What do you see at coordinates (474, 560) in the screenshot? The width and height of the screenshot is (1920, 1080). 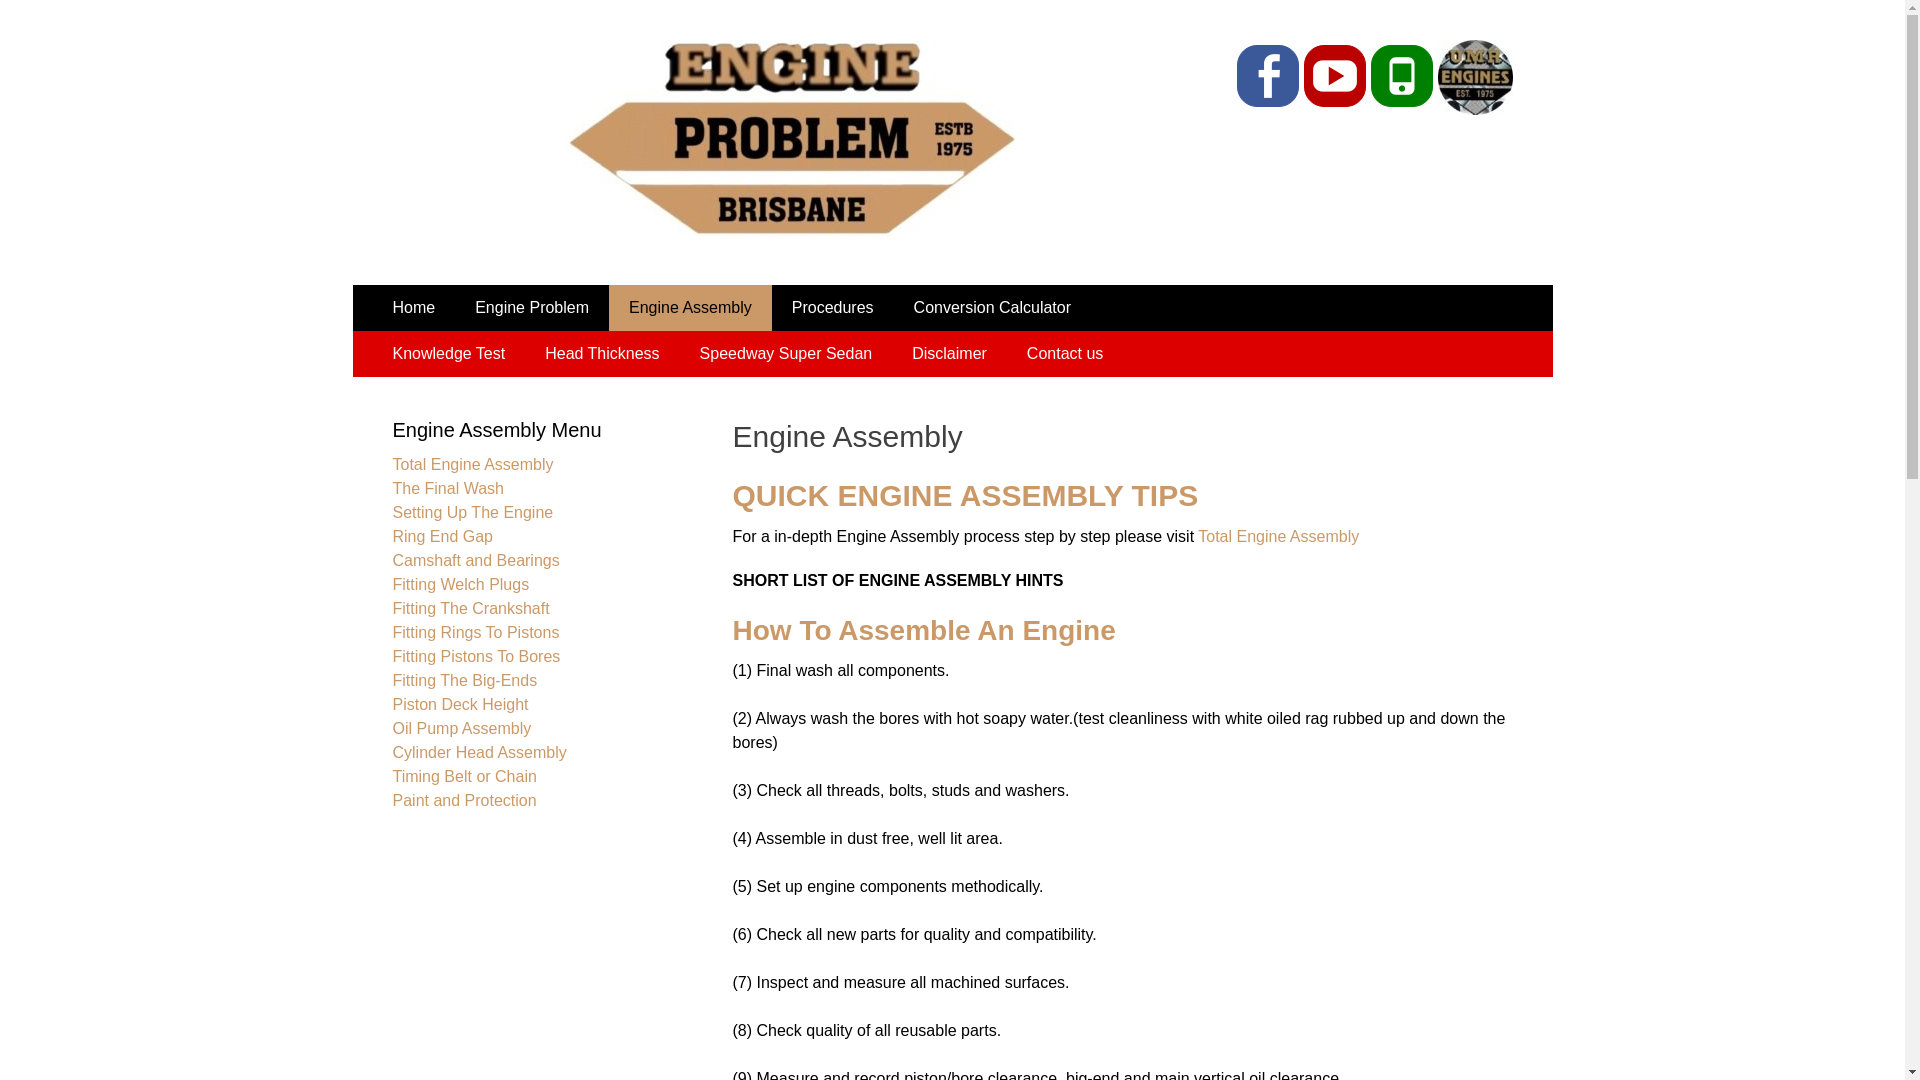 I see `'Camshaft and Bearings'` at bounding box center [474, 560].